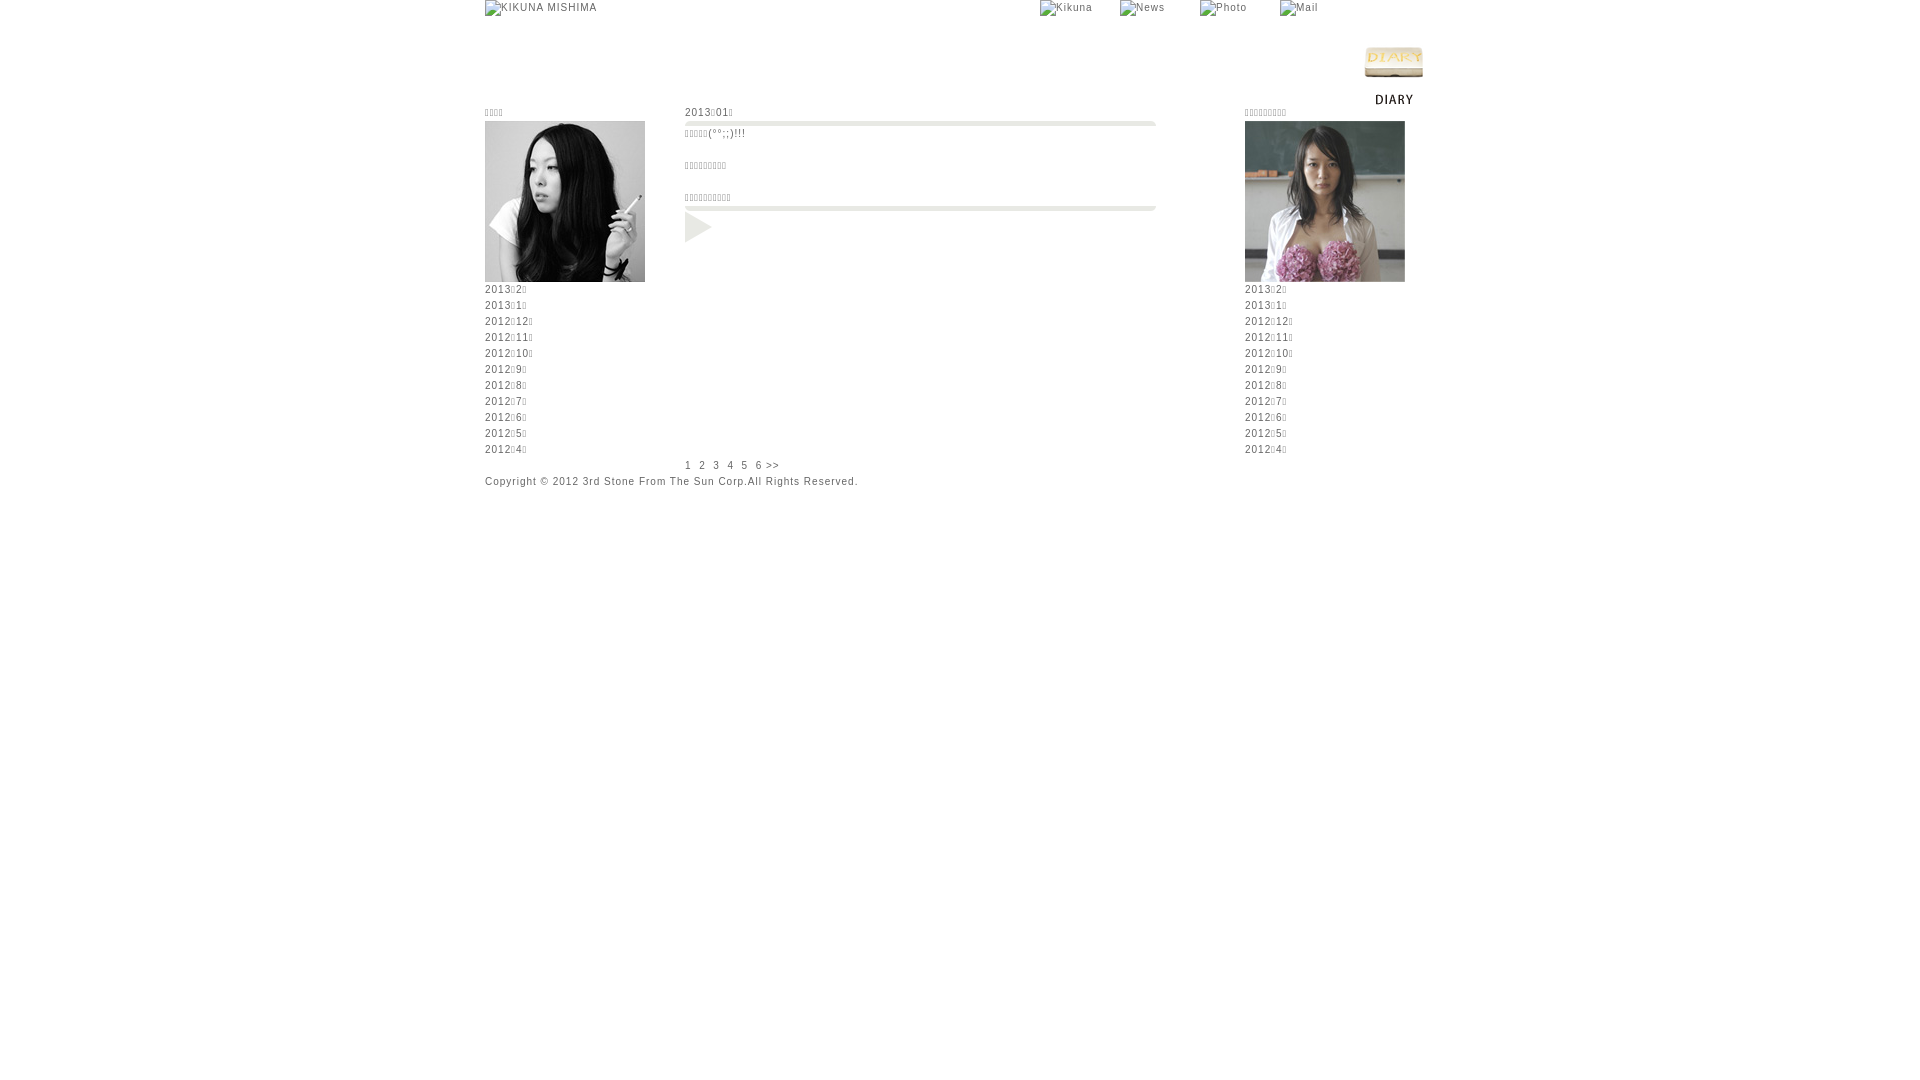 The image size is (1920, 1080). I want to click on '2', so click(699, 465).